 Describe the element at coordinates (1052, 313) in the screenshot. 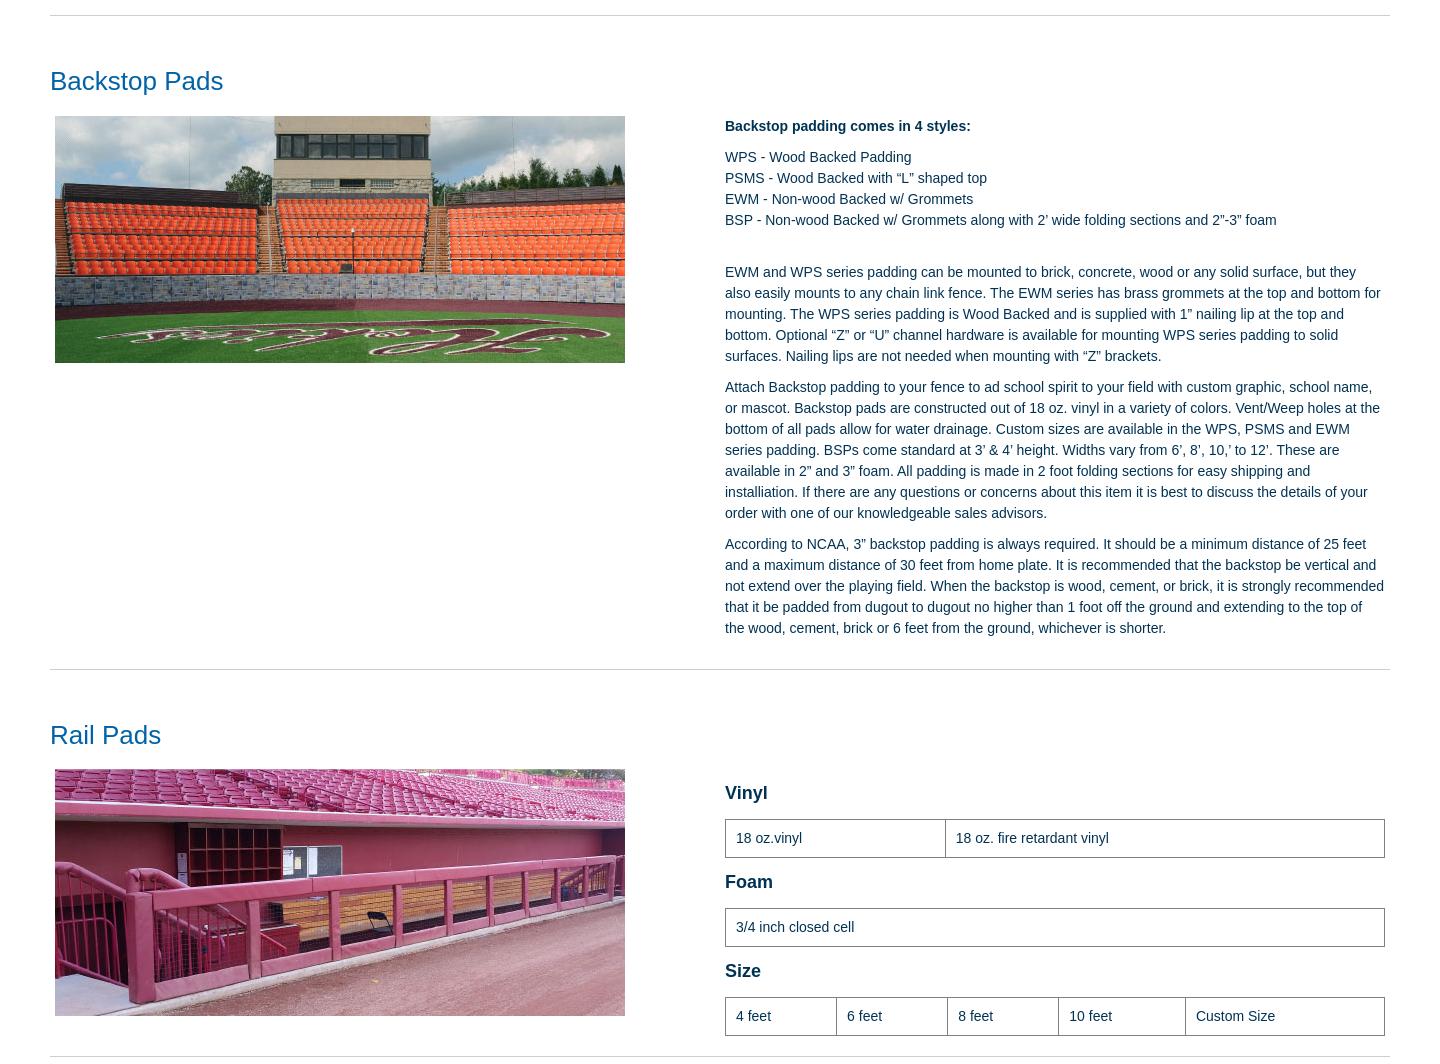

I see `'EWM and WPS series padding can be mounted to brick, concrete, wood or any solid surface, but they also easily mounts to any chain link fence. The EWM series has brass grommets at the top and bottom for mounting. The WPS series padding is Wood Backed and is supplied with 1” nailing lip at the top and bottom. Optional “Z” or “U” channel hardware is available for mounting WPS series padding to solid surfaces. Nailing lips are not needed when mounting with “Z” brackets.'` at that location.